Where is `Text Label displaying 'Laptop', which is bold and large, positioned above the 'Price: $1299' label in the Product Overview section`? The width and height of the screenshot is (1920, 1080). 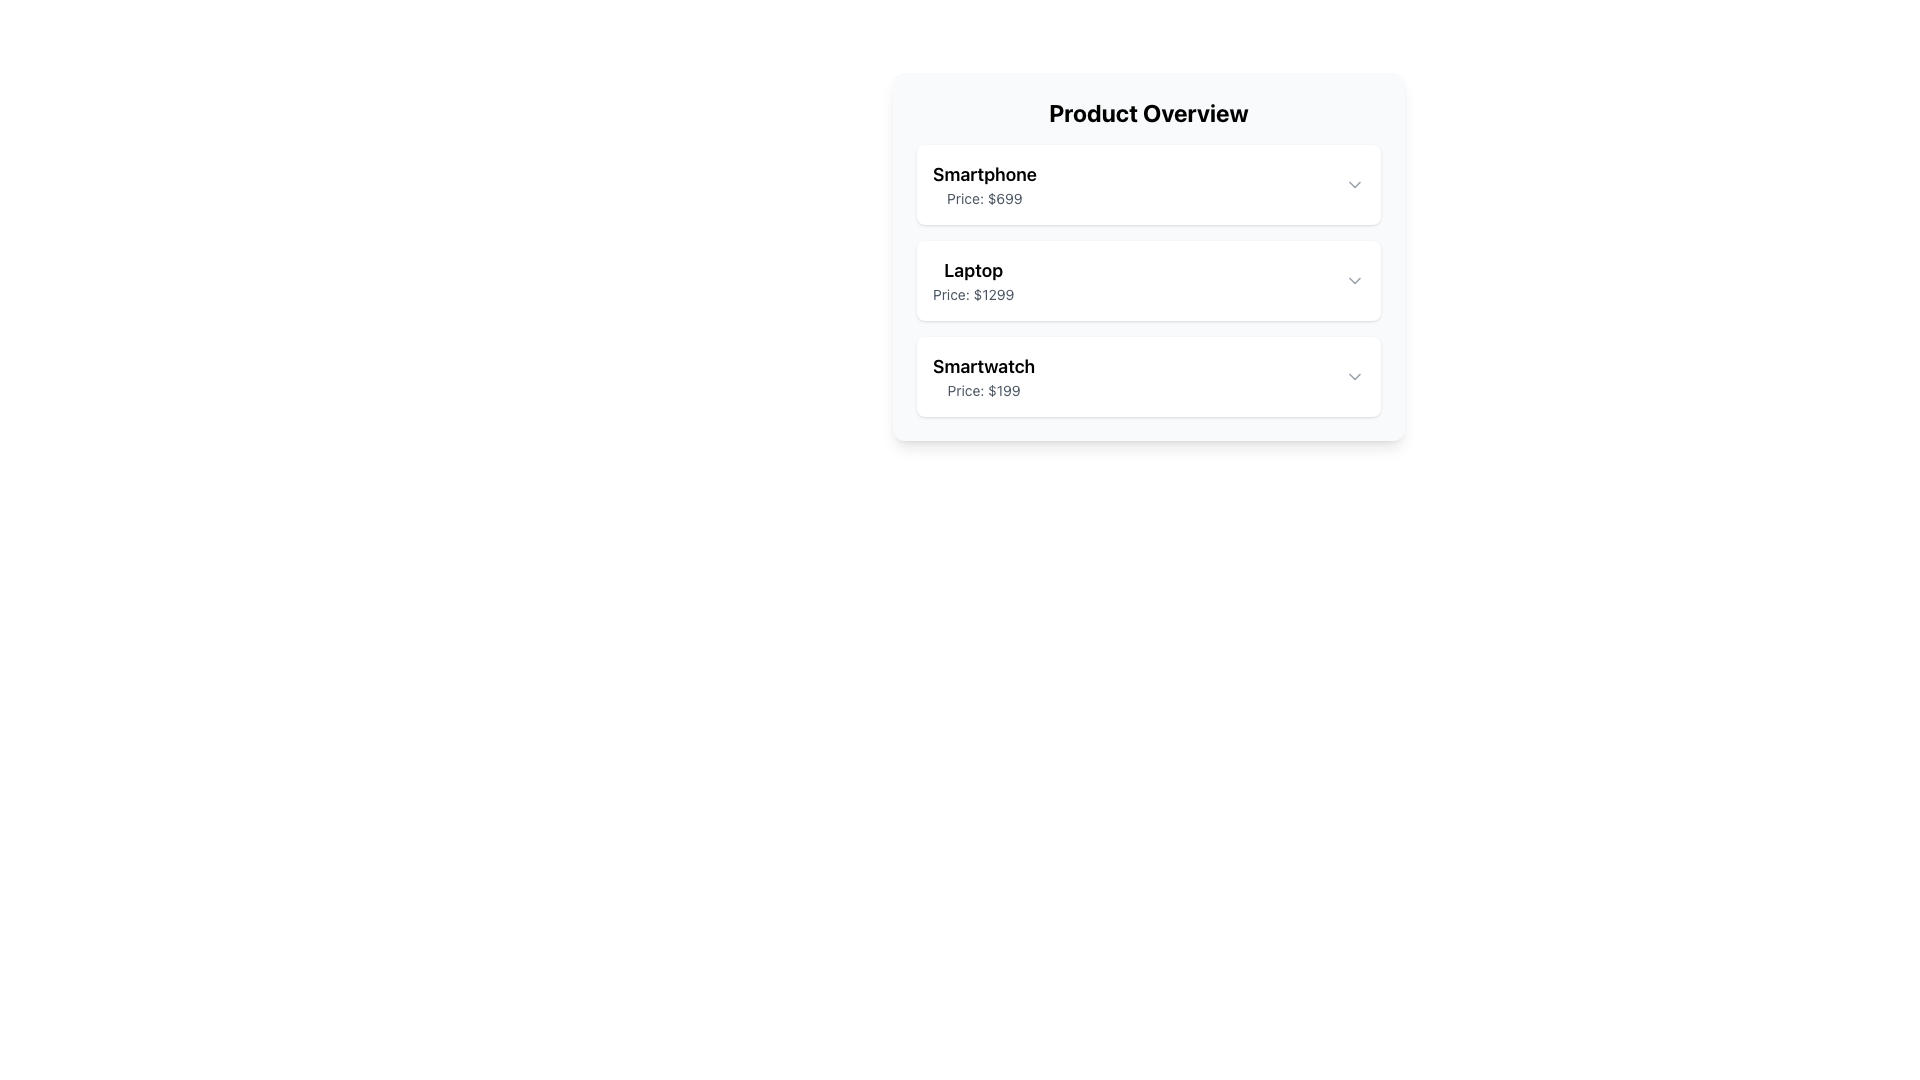
Text Label displaying 'Laptop', which is bold and large, positioned above the 'Price: $1299' label in the Product Overview section is located at coordinates (973, 270).